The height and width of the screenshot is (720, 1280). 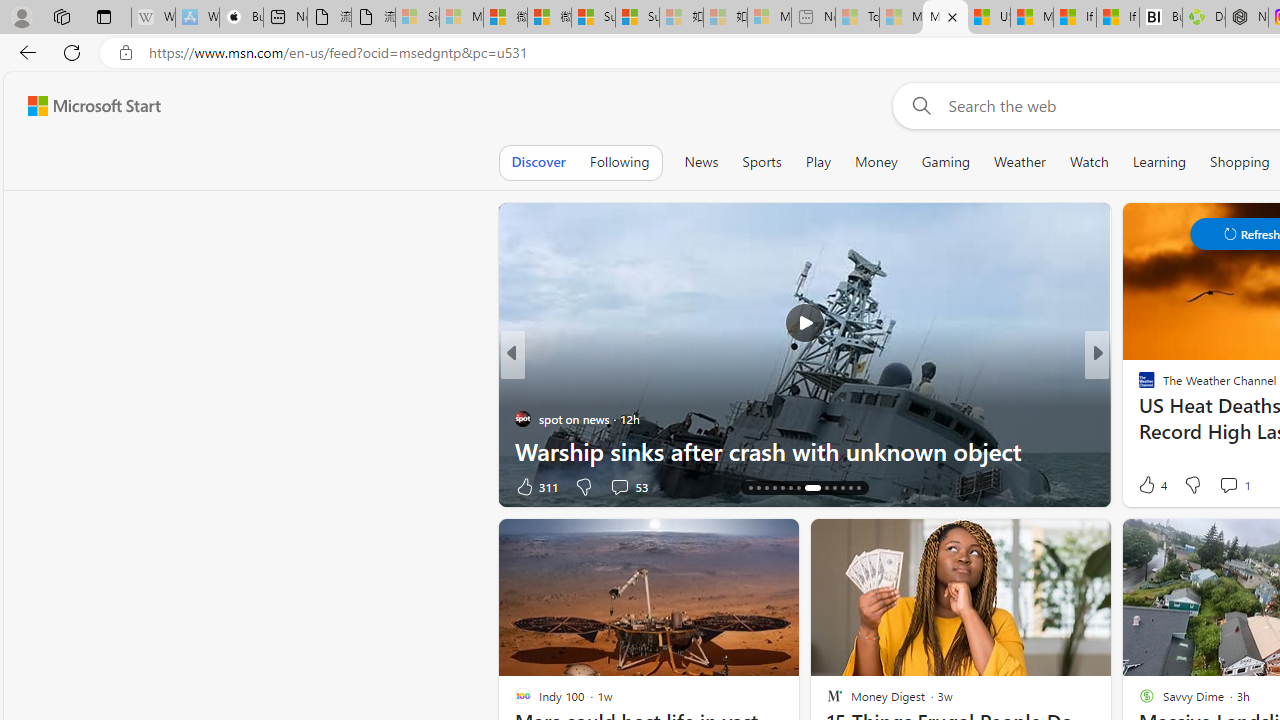 I want to click on 'spot on news', so click(x=522, y=418).